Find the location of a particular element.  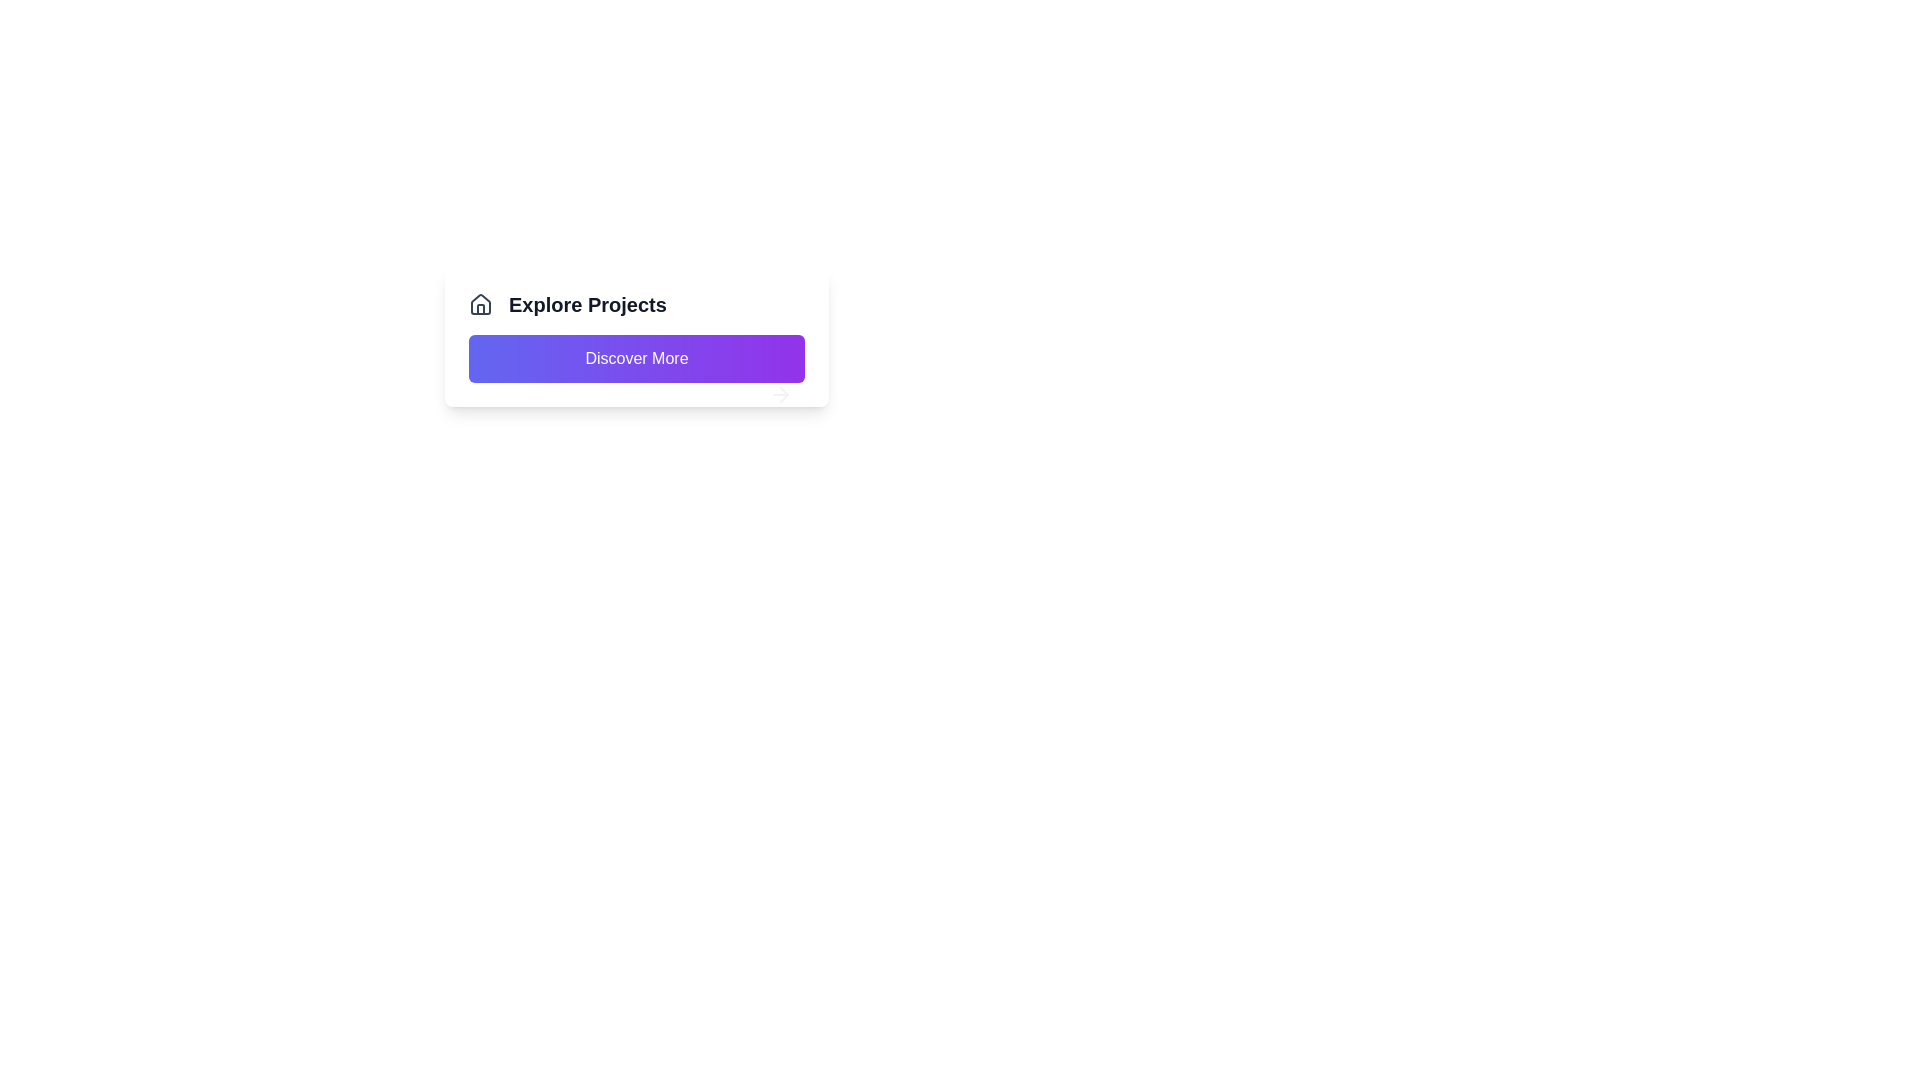

the gray house-shaped icon located to the left of the 'Explore Projects' text label is located at coordinates (480, 304).